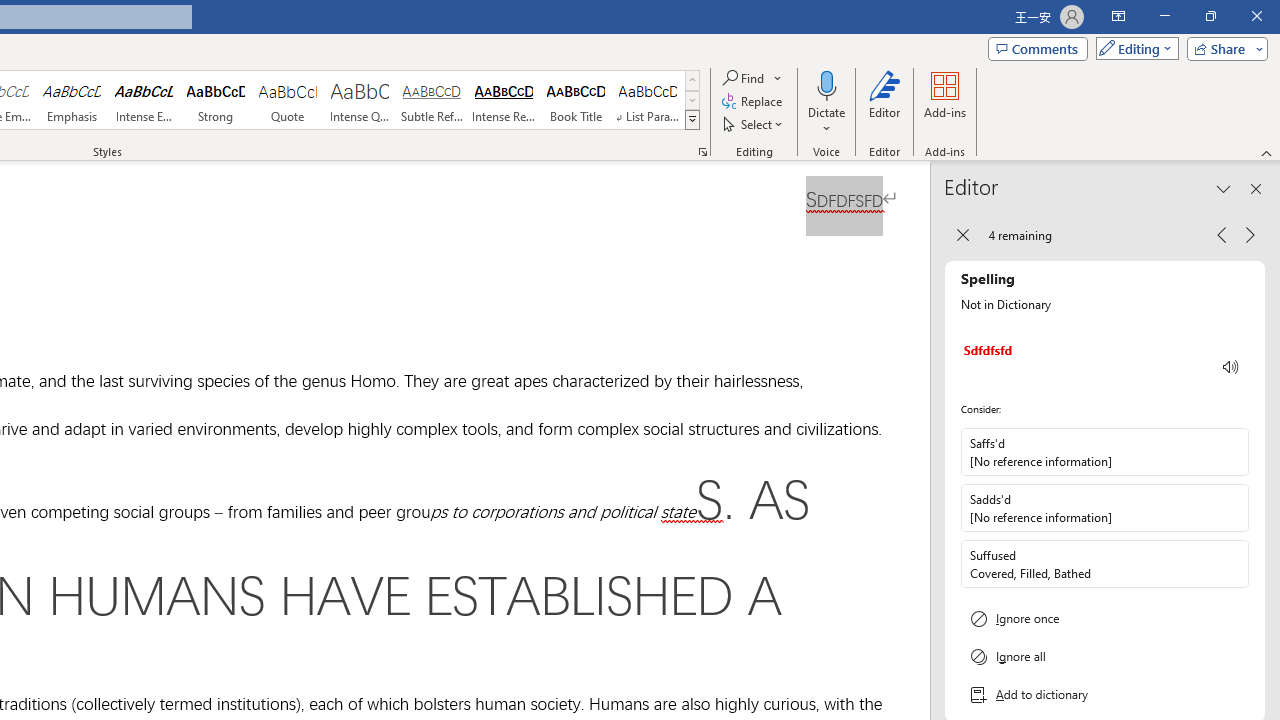 This screenshot has width=1280, height=720. What do you see at coordinates (71, 100) in the screenshot?
I see `'Emphasis'` at bounding box center [71, 100].